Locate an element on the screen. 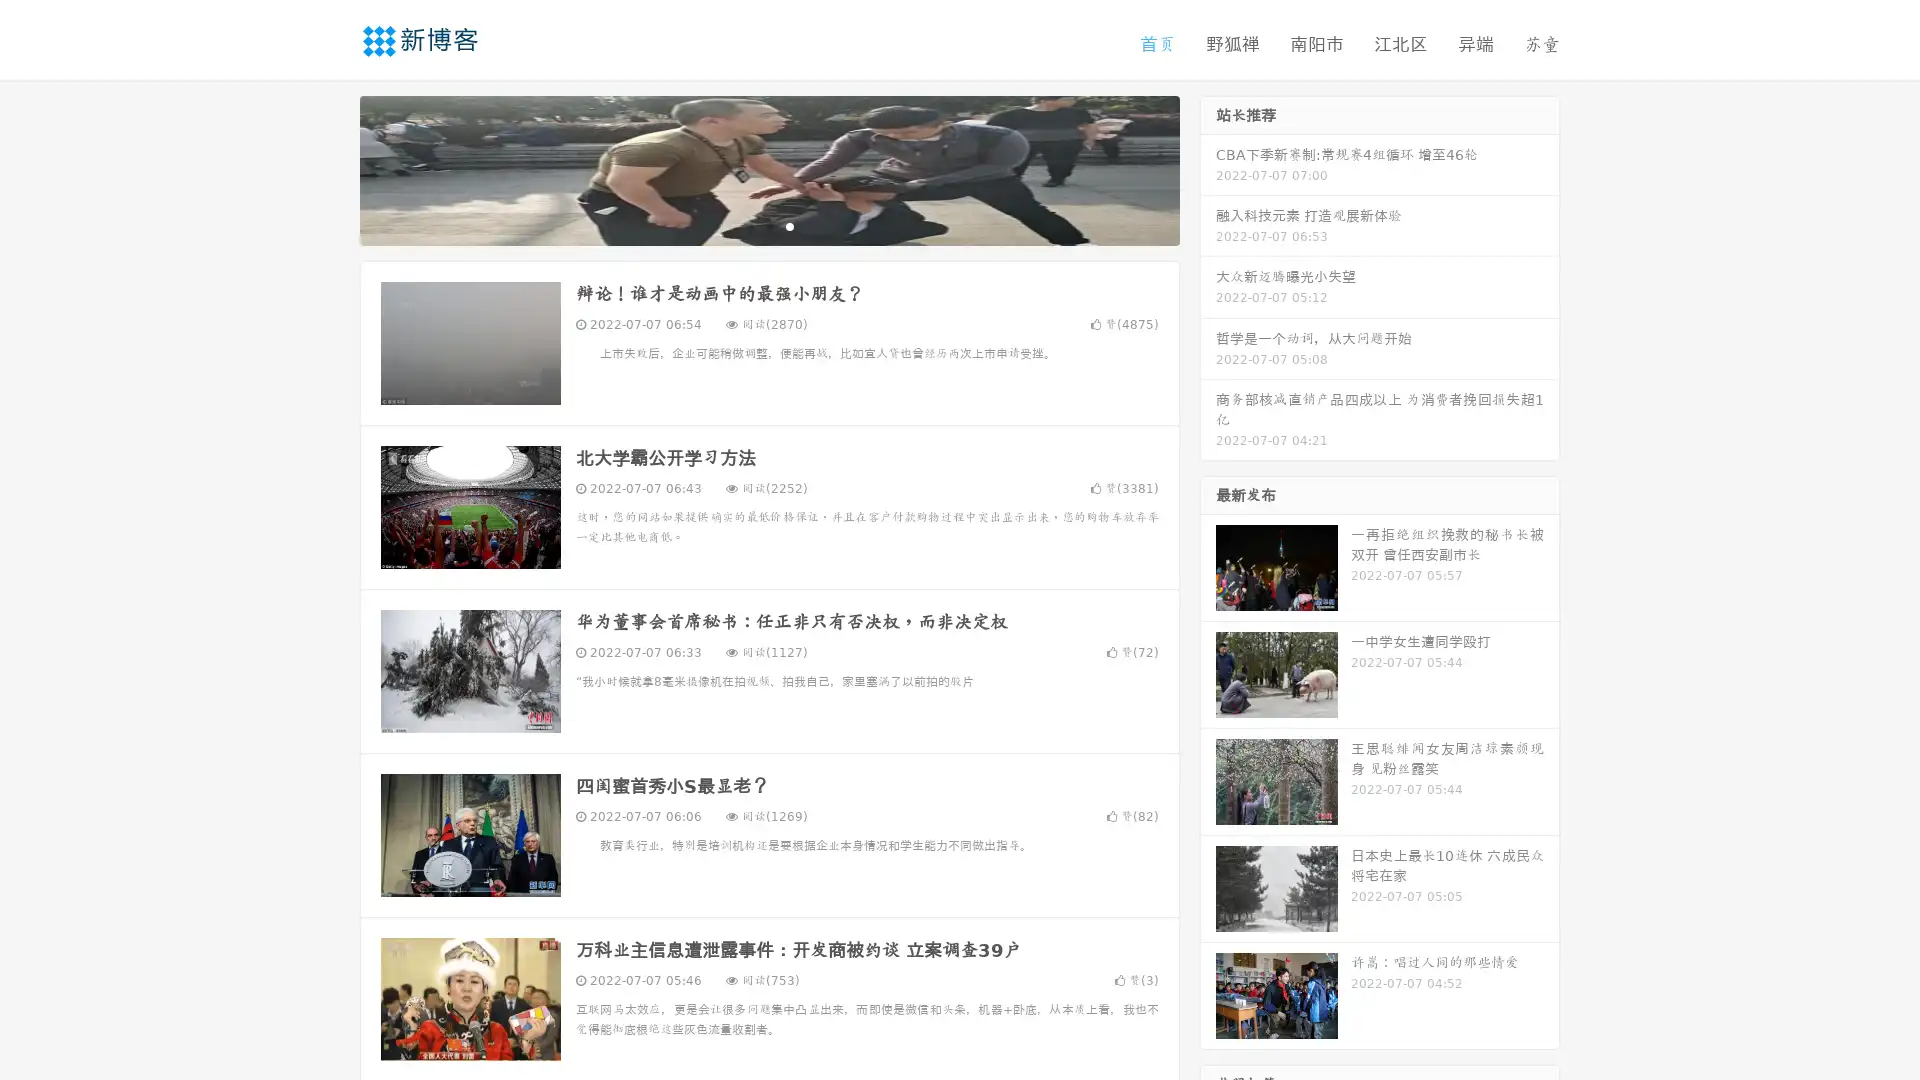 The image size is (1920, 1080). Go to slide 2 is located at coordinates (768, 225).